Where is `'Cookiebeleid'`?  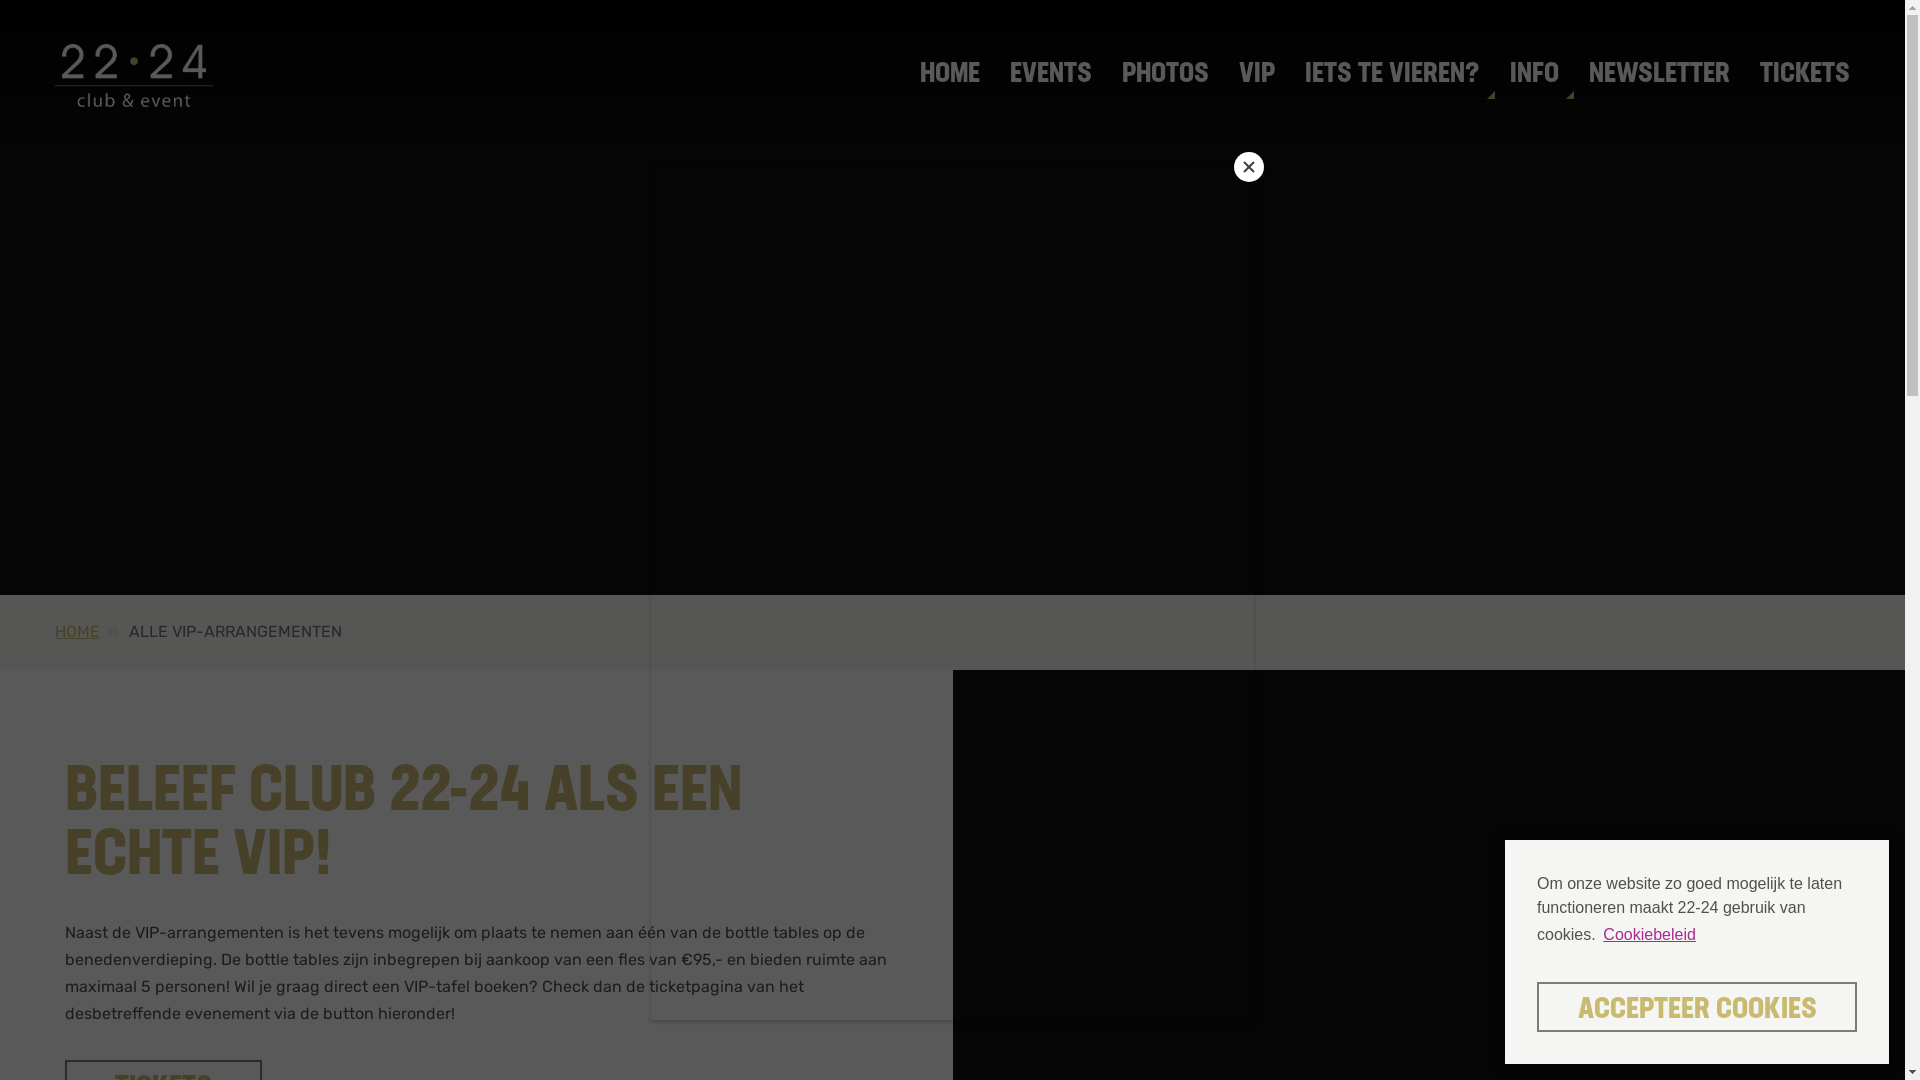
'Cookiebeleid' is located at coordinates (1598, 934).